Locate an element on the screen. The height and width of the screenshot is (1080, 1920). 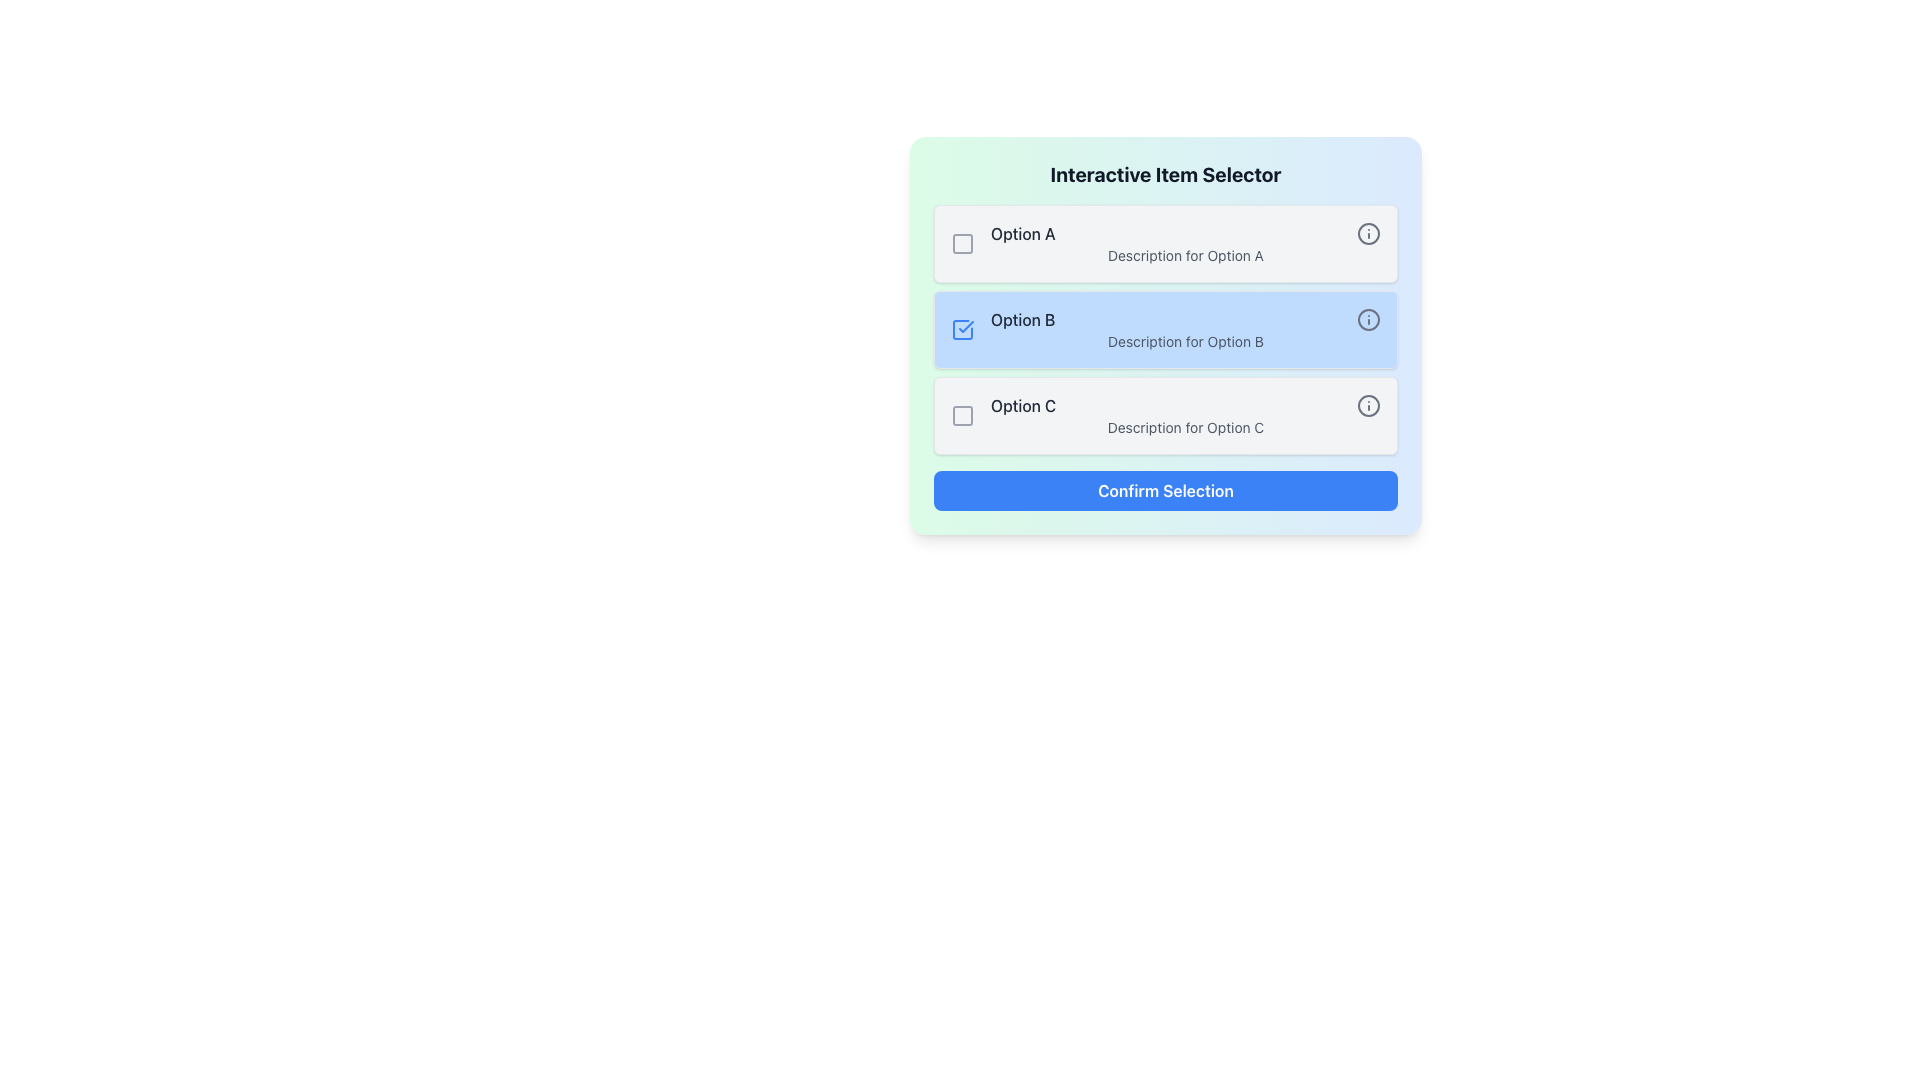
the selectable checkbox for 'Option B' is located at coordinates (963, 329).